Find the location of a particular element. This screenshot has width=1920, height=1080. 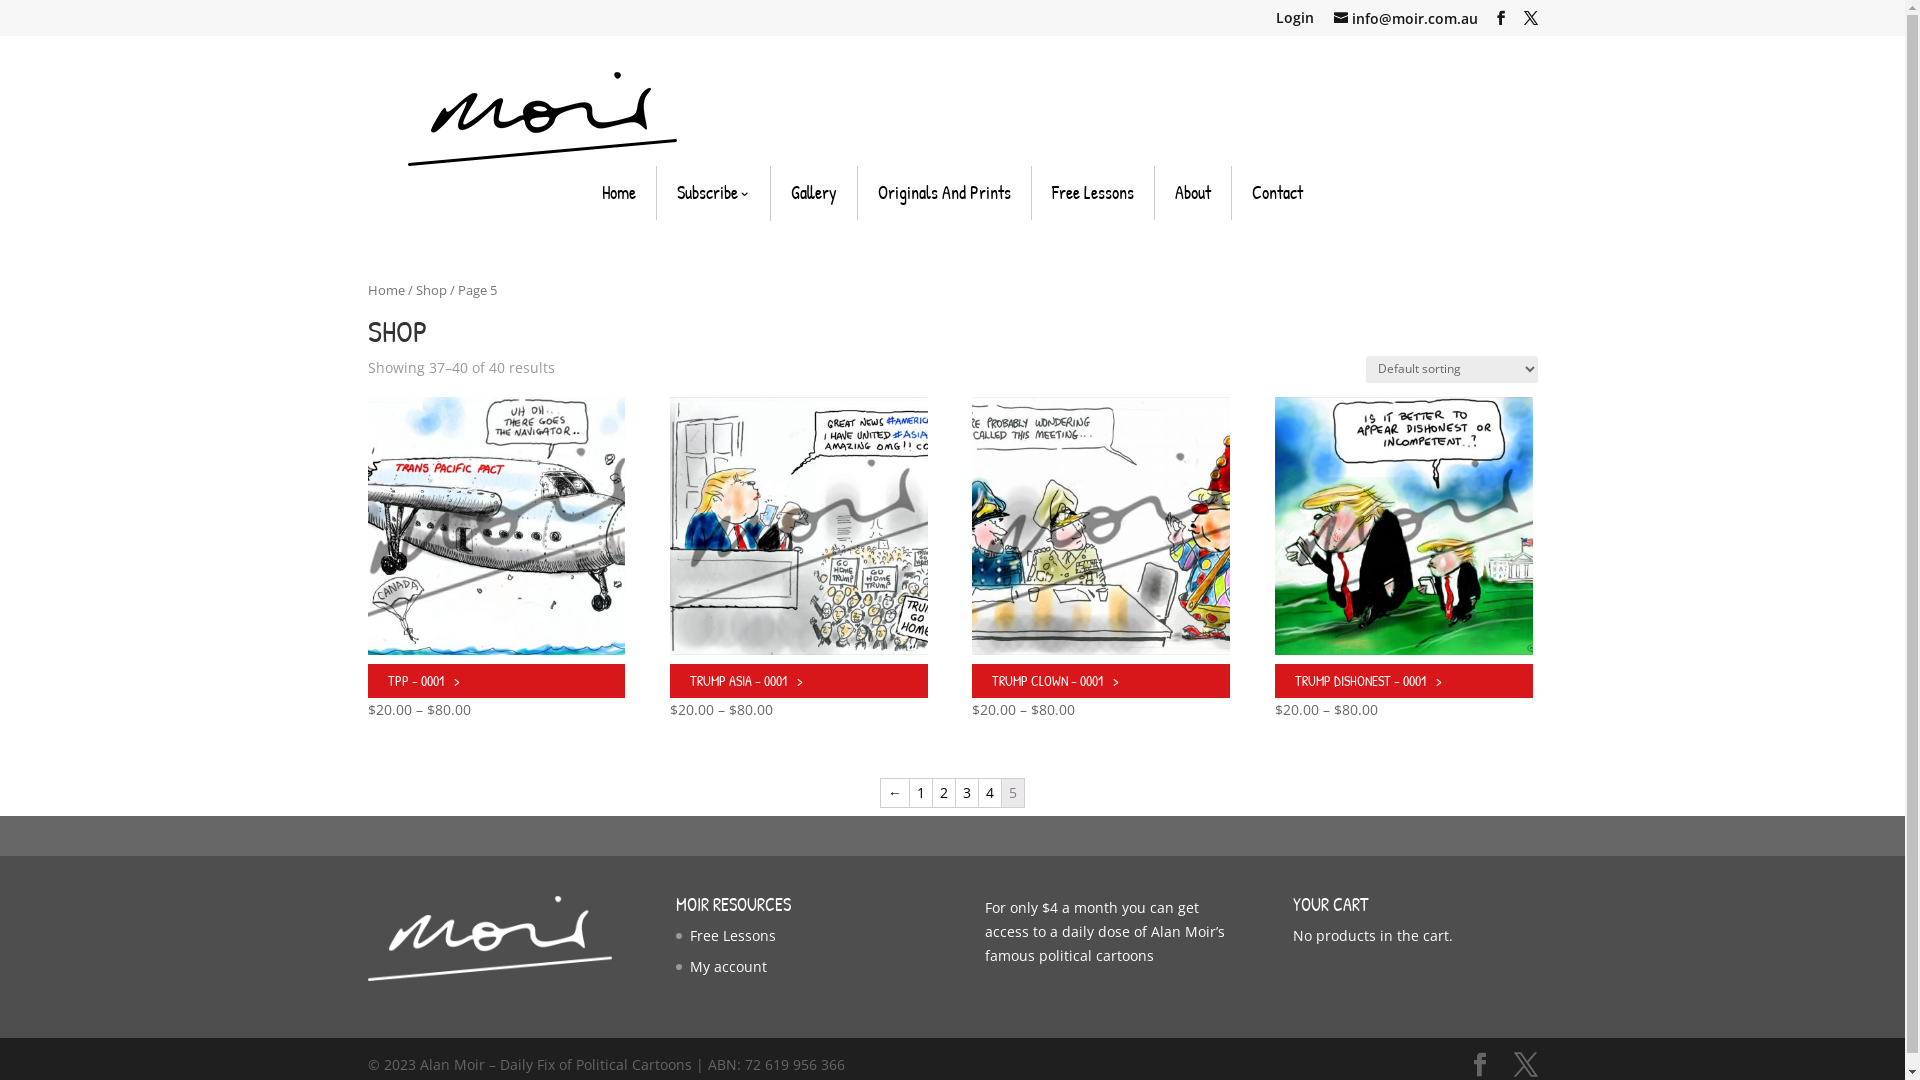

'Gallery' is located at coordinates (814, 192).